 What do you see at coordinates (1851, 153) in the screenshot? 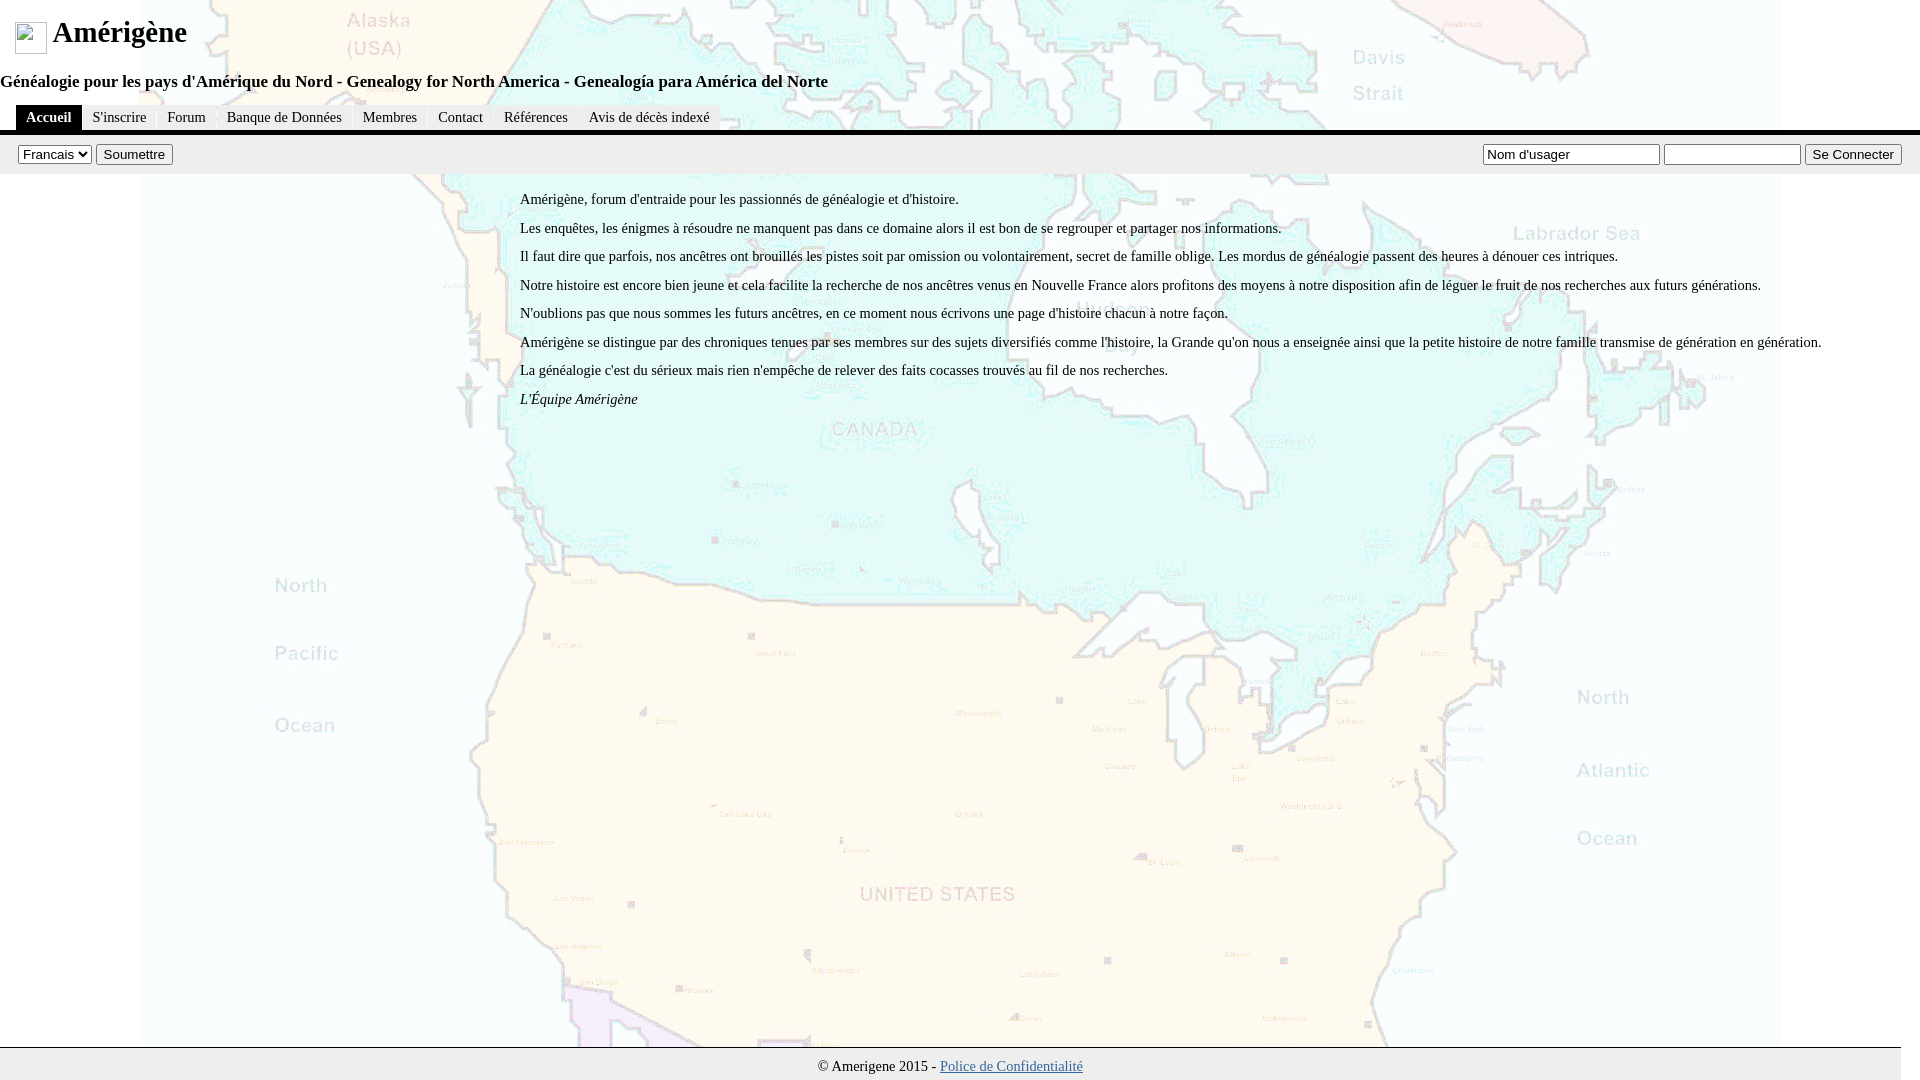
I see `'Se Connecter'` at bounding box center [1851, 153].